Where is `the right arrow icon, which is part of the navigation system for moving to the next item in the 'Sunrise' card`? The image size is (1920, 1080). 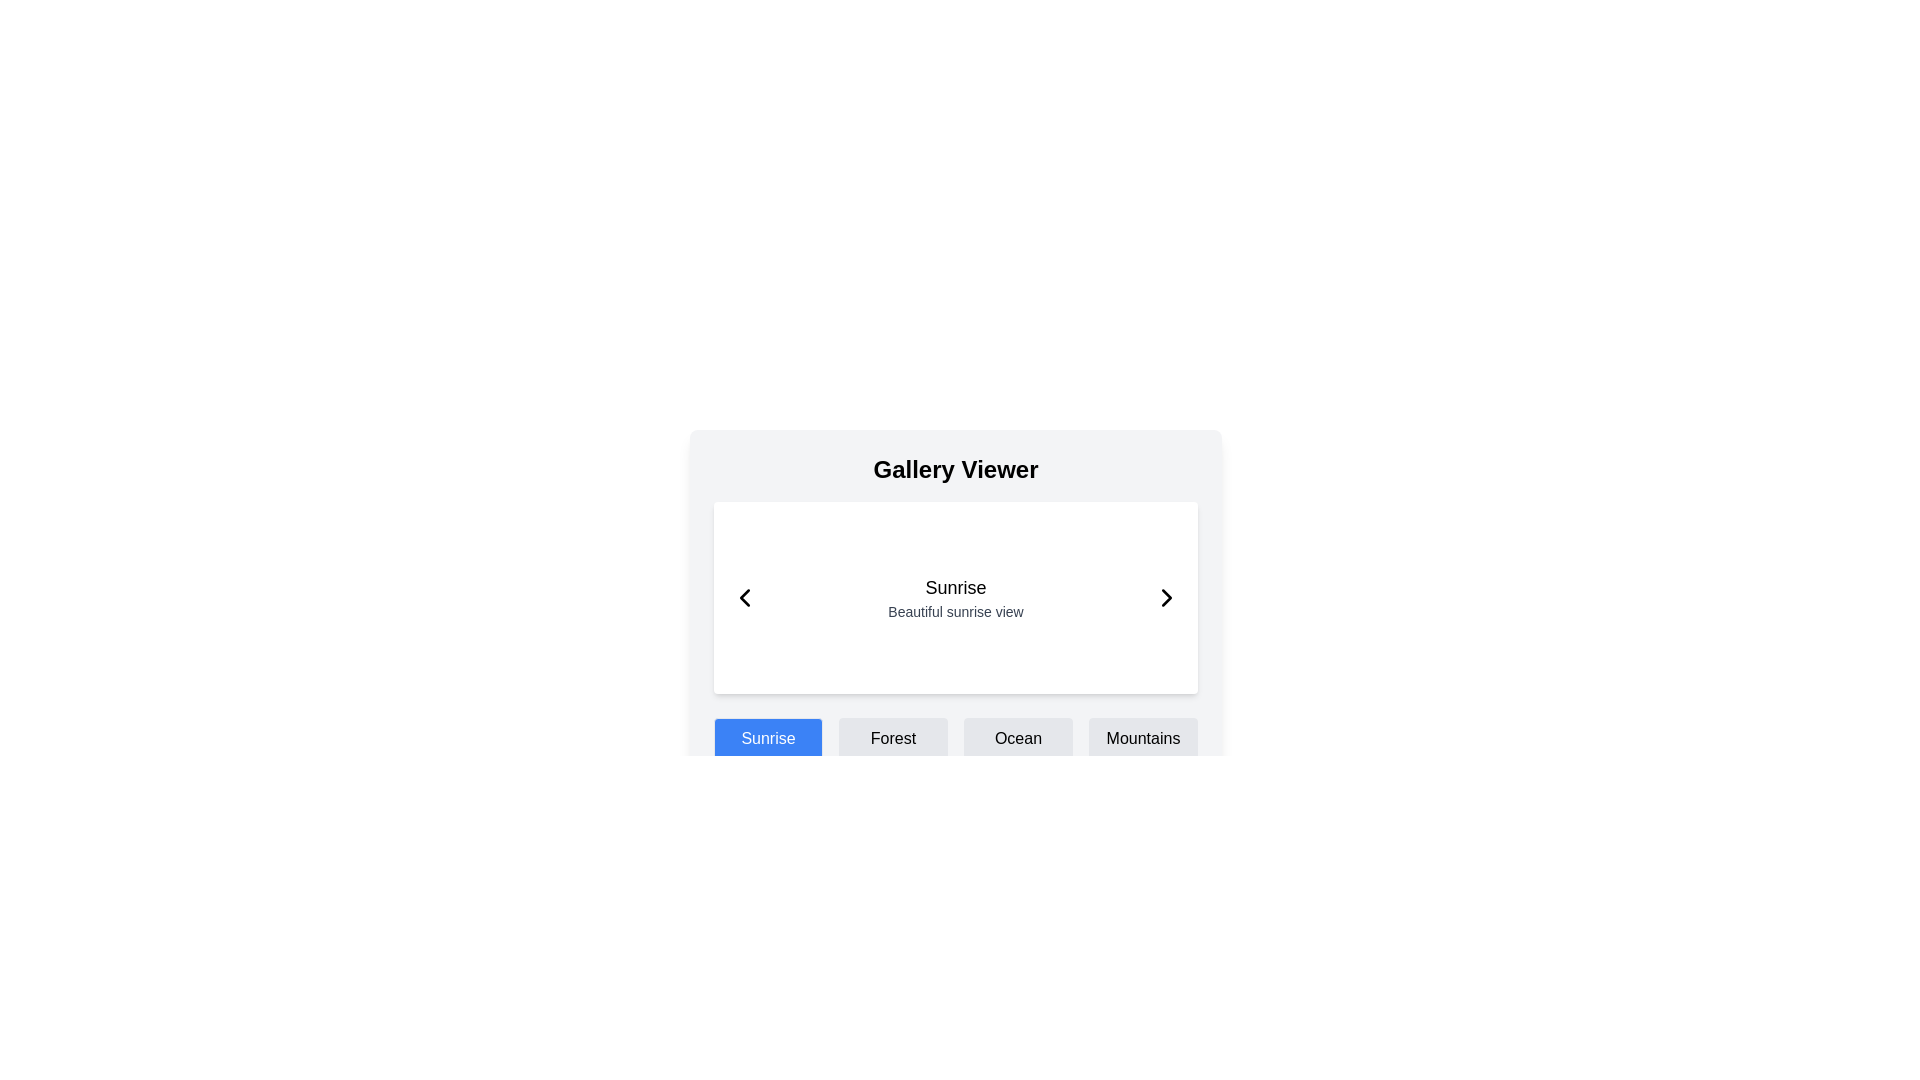
the right arrow icon, which is part of the navigation system for moving to the next item in the 'Sunrise' card is located at coordinates (1166, 596).